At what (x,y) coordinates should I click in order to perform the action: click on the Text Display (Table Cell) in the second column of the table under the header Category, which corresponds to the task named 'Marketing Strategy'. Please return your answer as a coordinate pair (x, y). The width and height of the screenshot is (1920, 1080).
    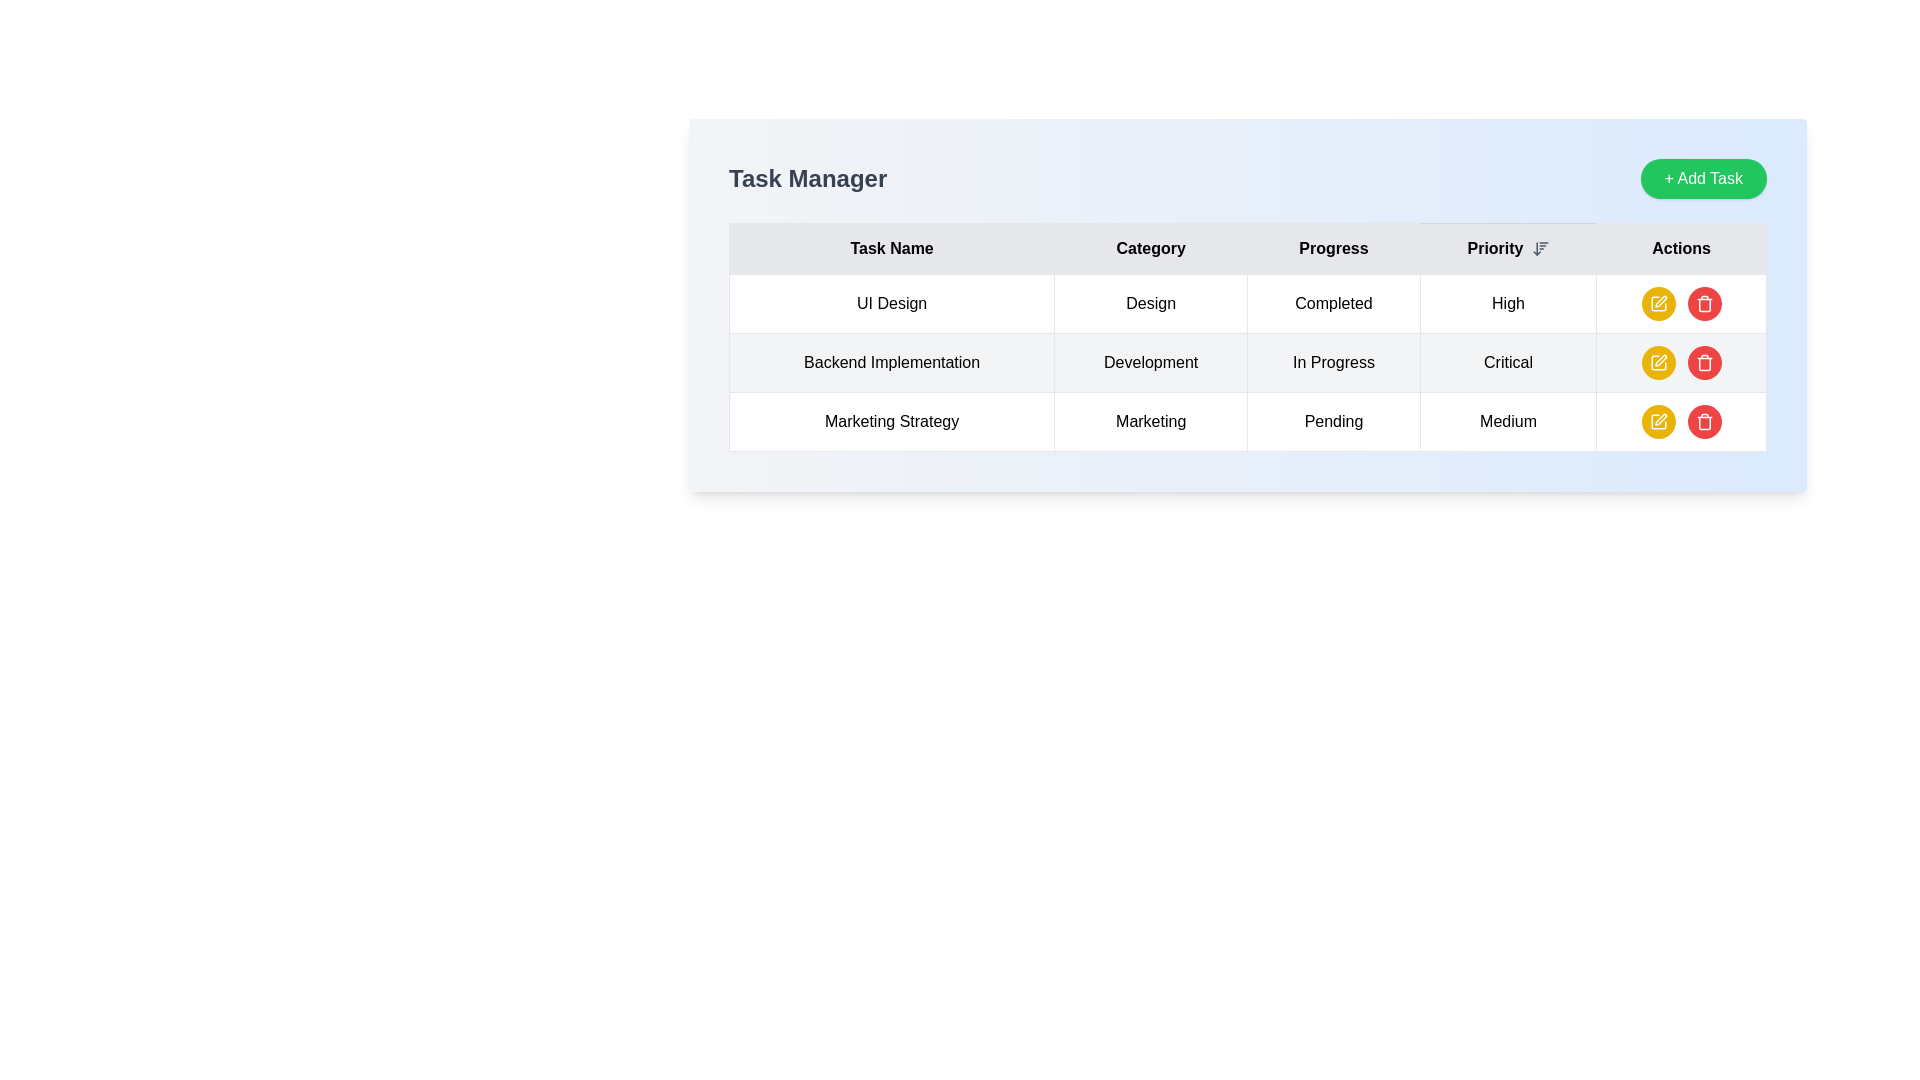
    Looking at the image, I should click on (1151, 420).